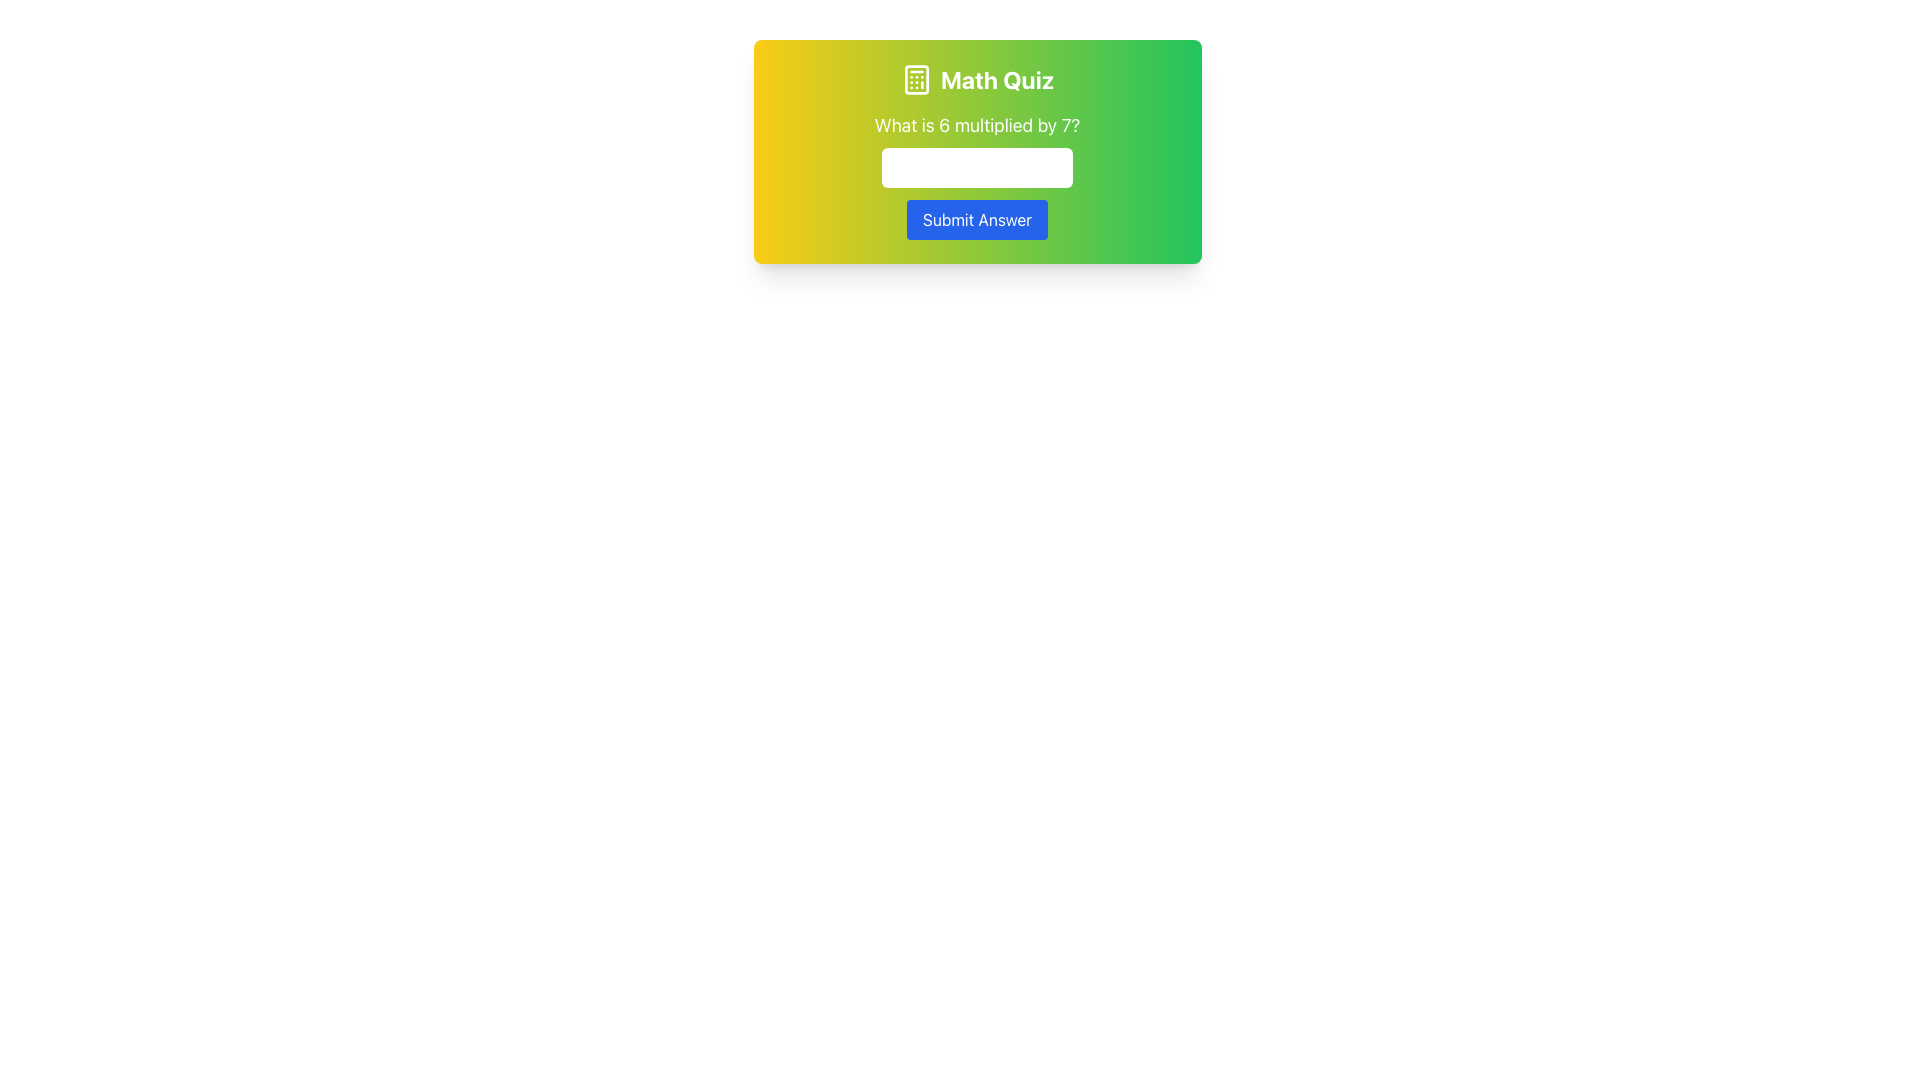  Describe the element at coordinates (997, 79) in the screenshot. I see `text of the 'Math Quiz' title label, which is a bold, large font text-based UI component centered at the top of the card` at that location.